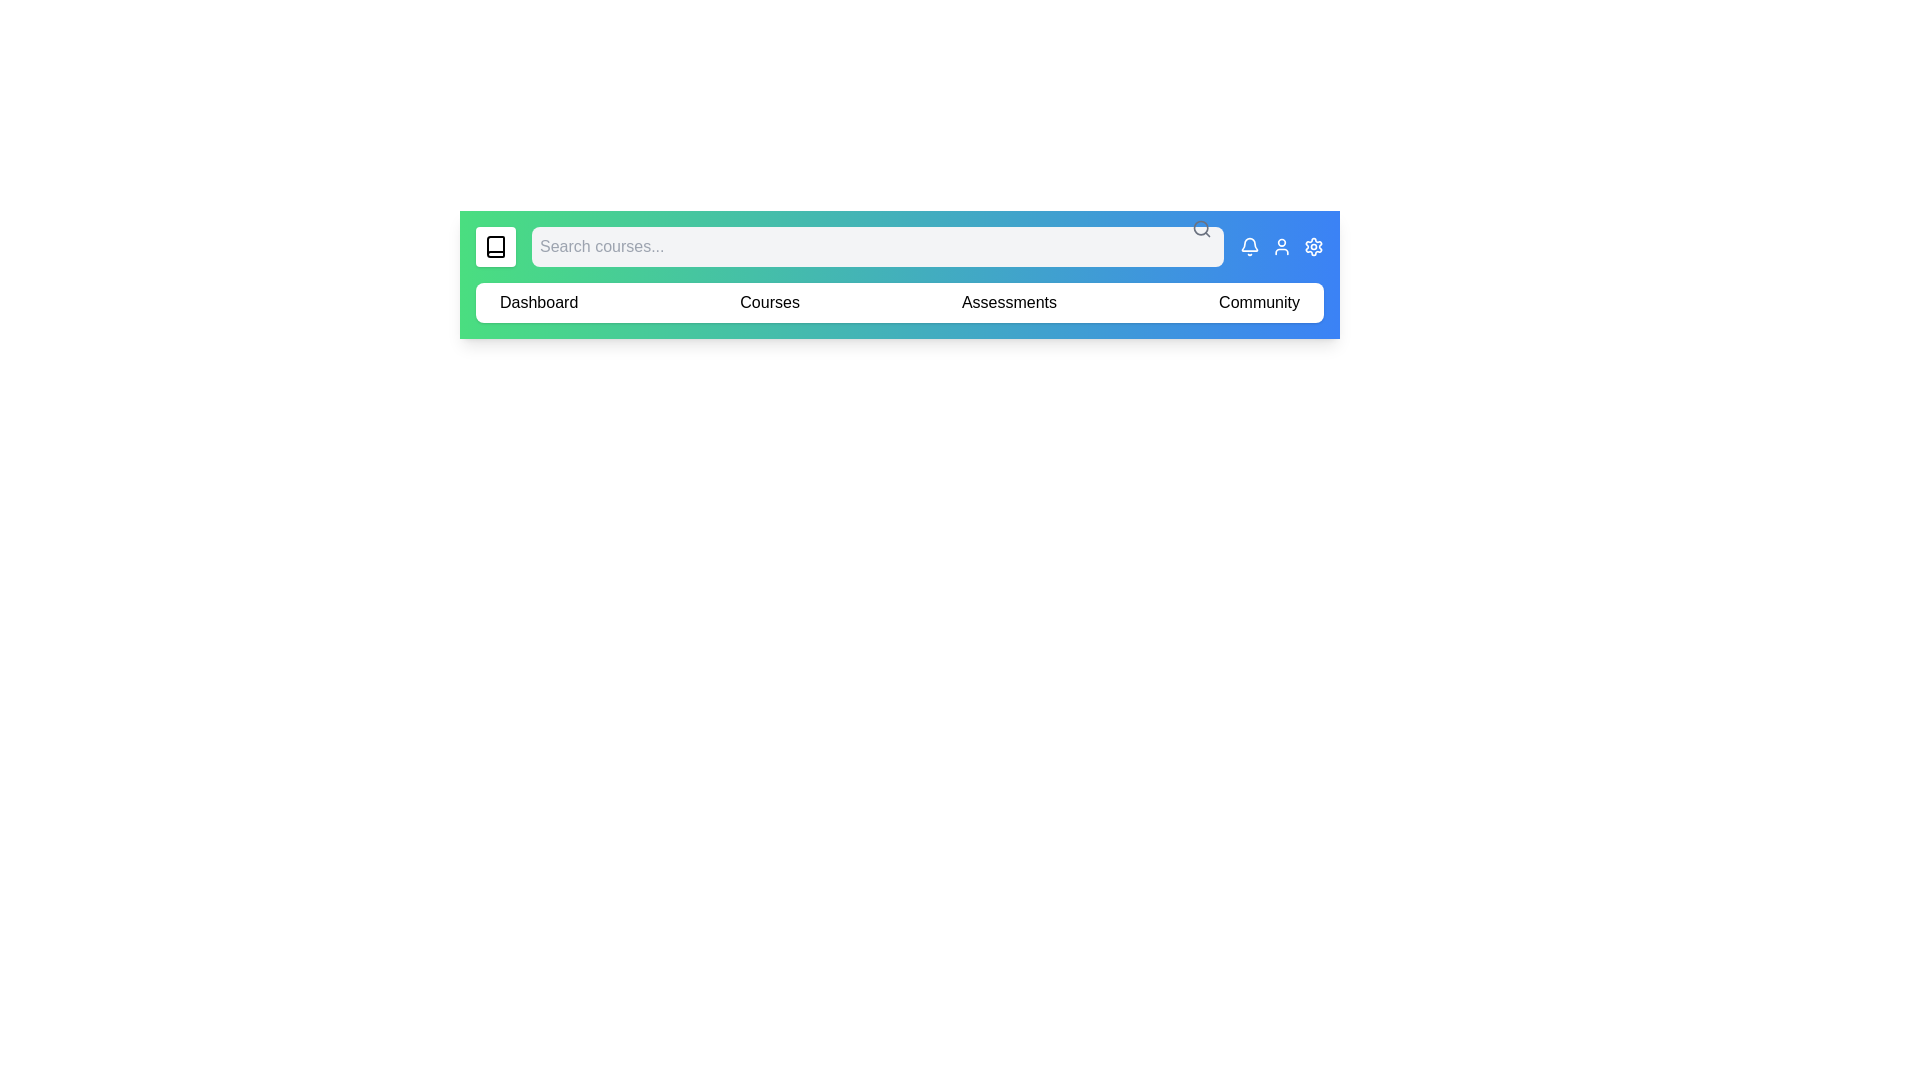 This screenshot has width=1920, height=1080. Describe the element at coordinates (495, 245) in the screenshot. I see `the element labeled 'Book Icon' to reveal its hover effect` at that location.